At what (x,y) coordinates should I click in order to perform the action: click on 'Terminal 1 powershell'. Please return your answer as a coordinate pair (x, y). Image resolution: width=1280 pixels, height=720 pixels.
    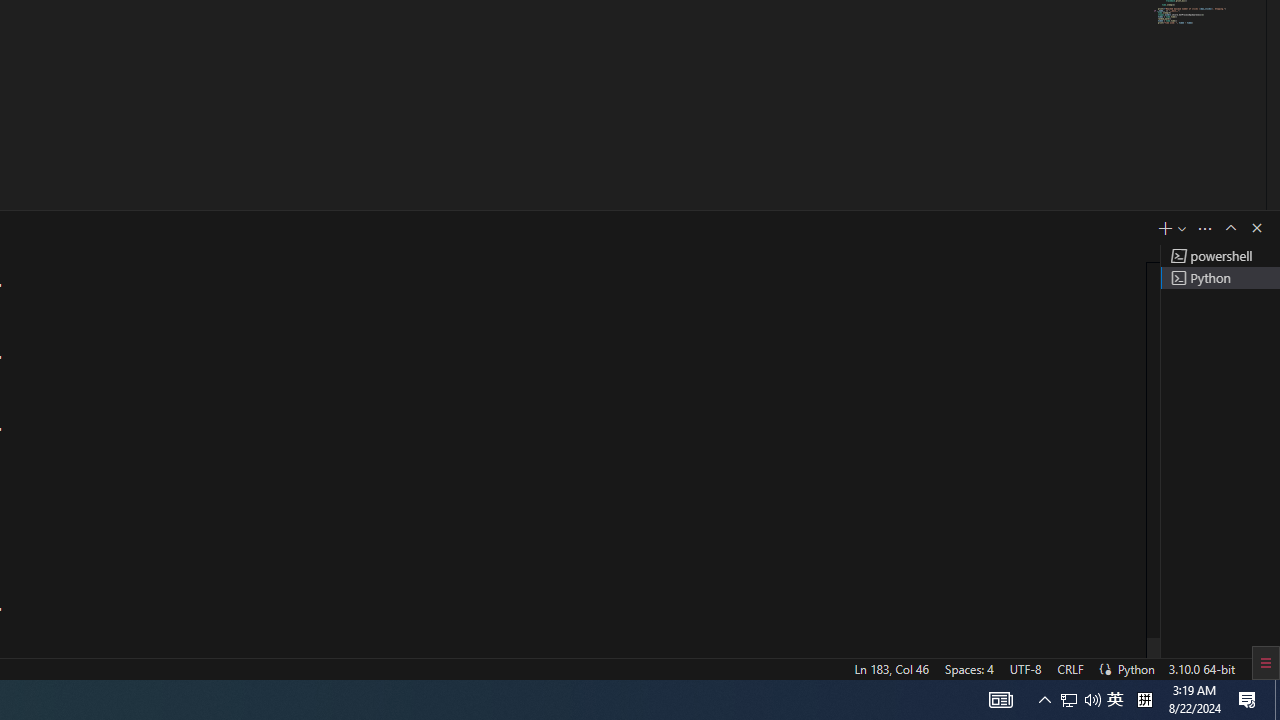
    Looking at the image, I should click on (1219, 254).